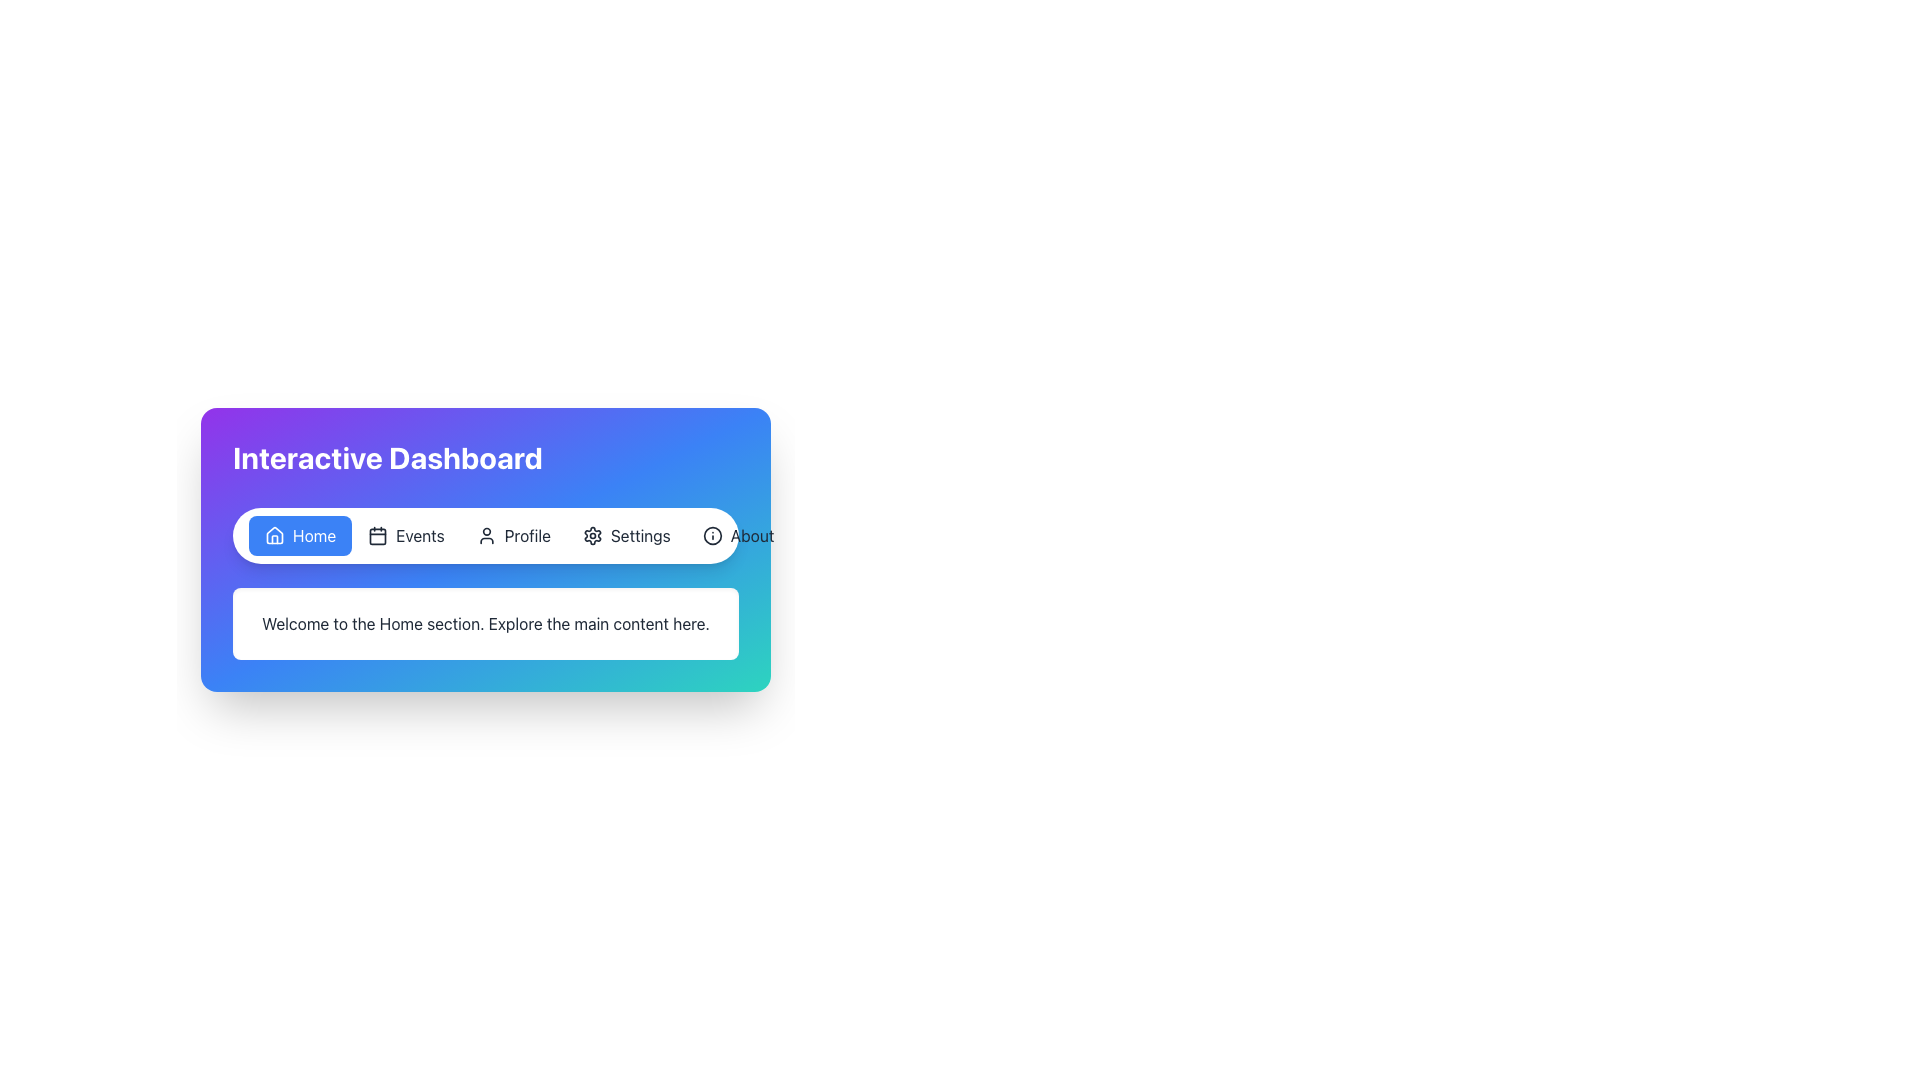 Image resolution: width=1920 pixels, height=1080 pixels. Describe the element at coordinates (405, 535) in the screenshot. I see `the navigation button labeled 'Events' in the horizontal navigation bar` at that location.